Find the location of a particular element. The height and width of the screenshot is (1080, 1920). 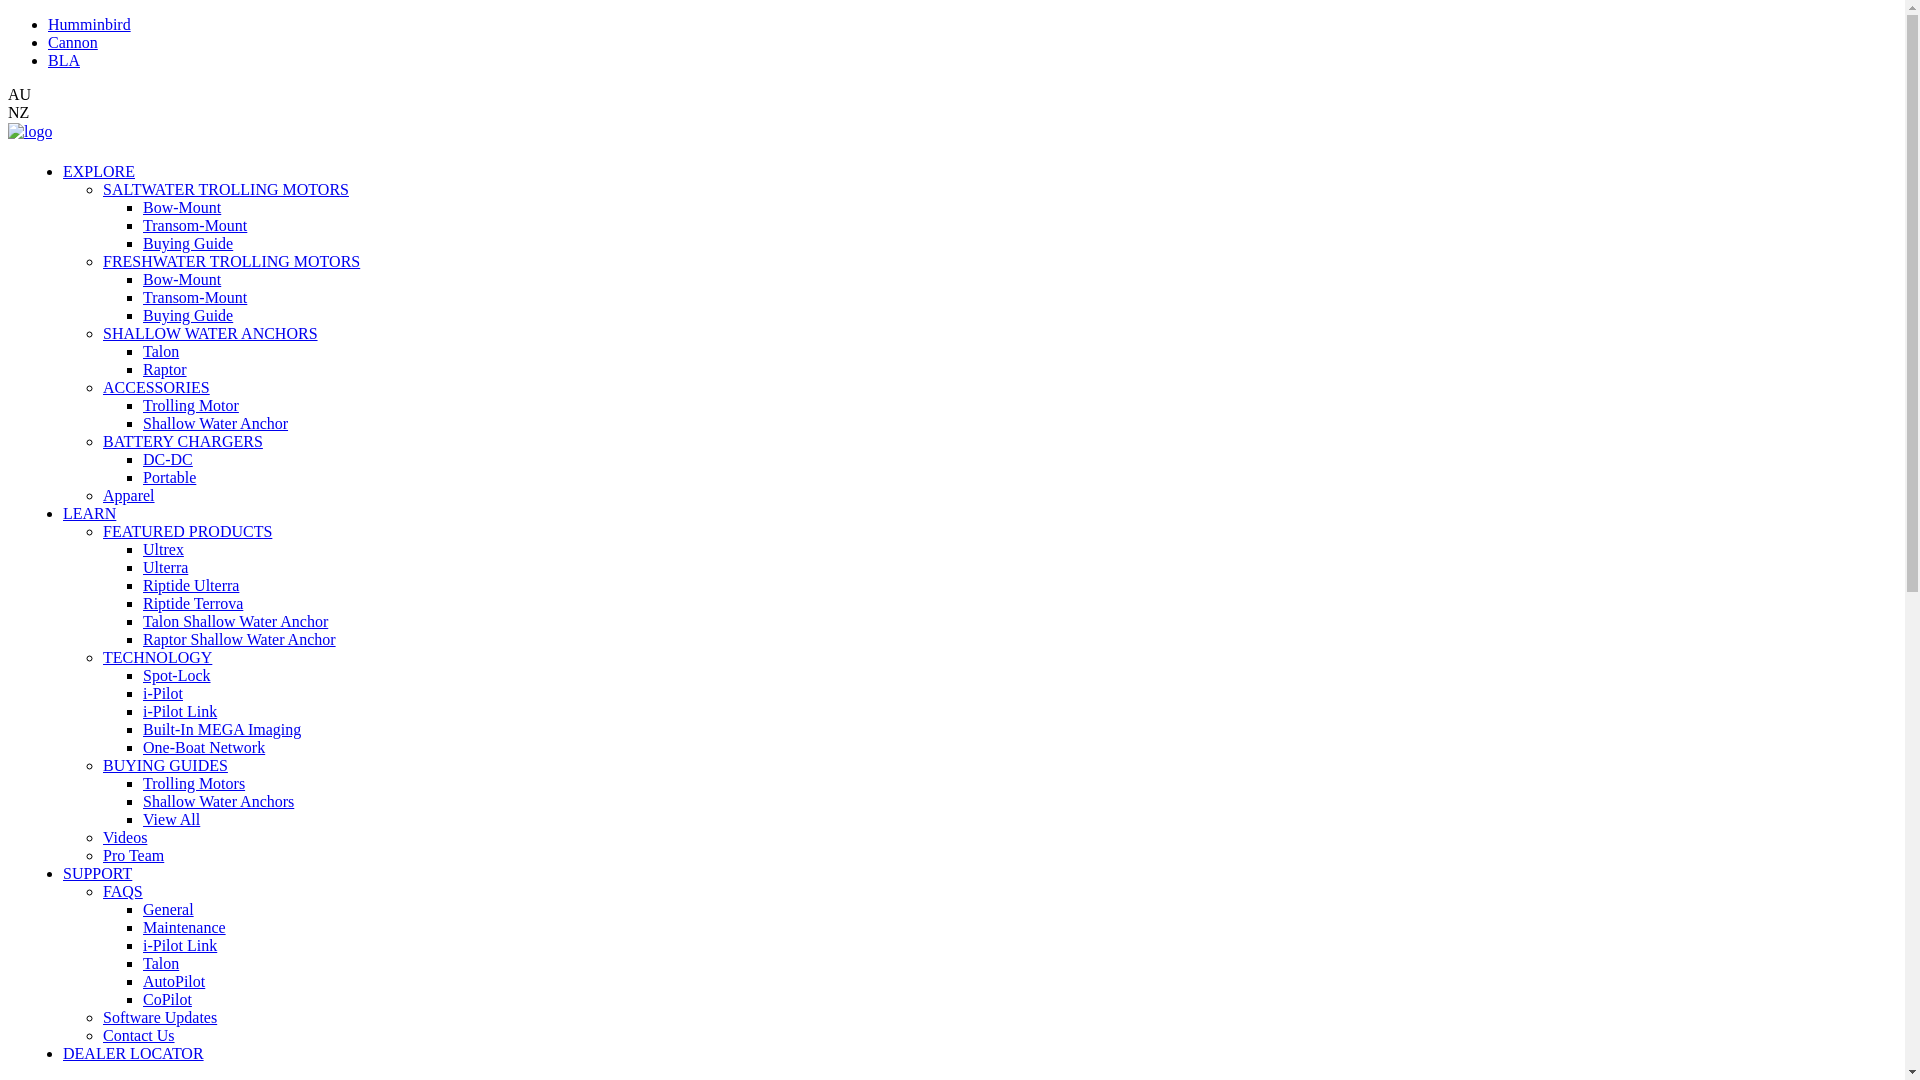

'Pro Team' is located at coordinates (132, 855).